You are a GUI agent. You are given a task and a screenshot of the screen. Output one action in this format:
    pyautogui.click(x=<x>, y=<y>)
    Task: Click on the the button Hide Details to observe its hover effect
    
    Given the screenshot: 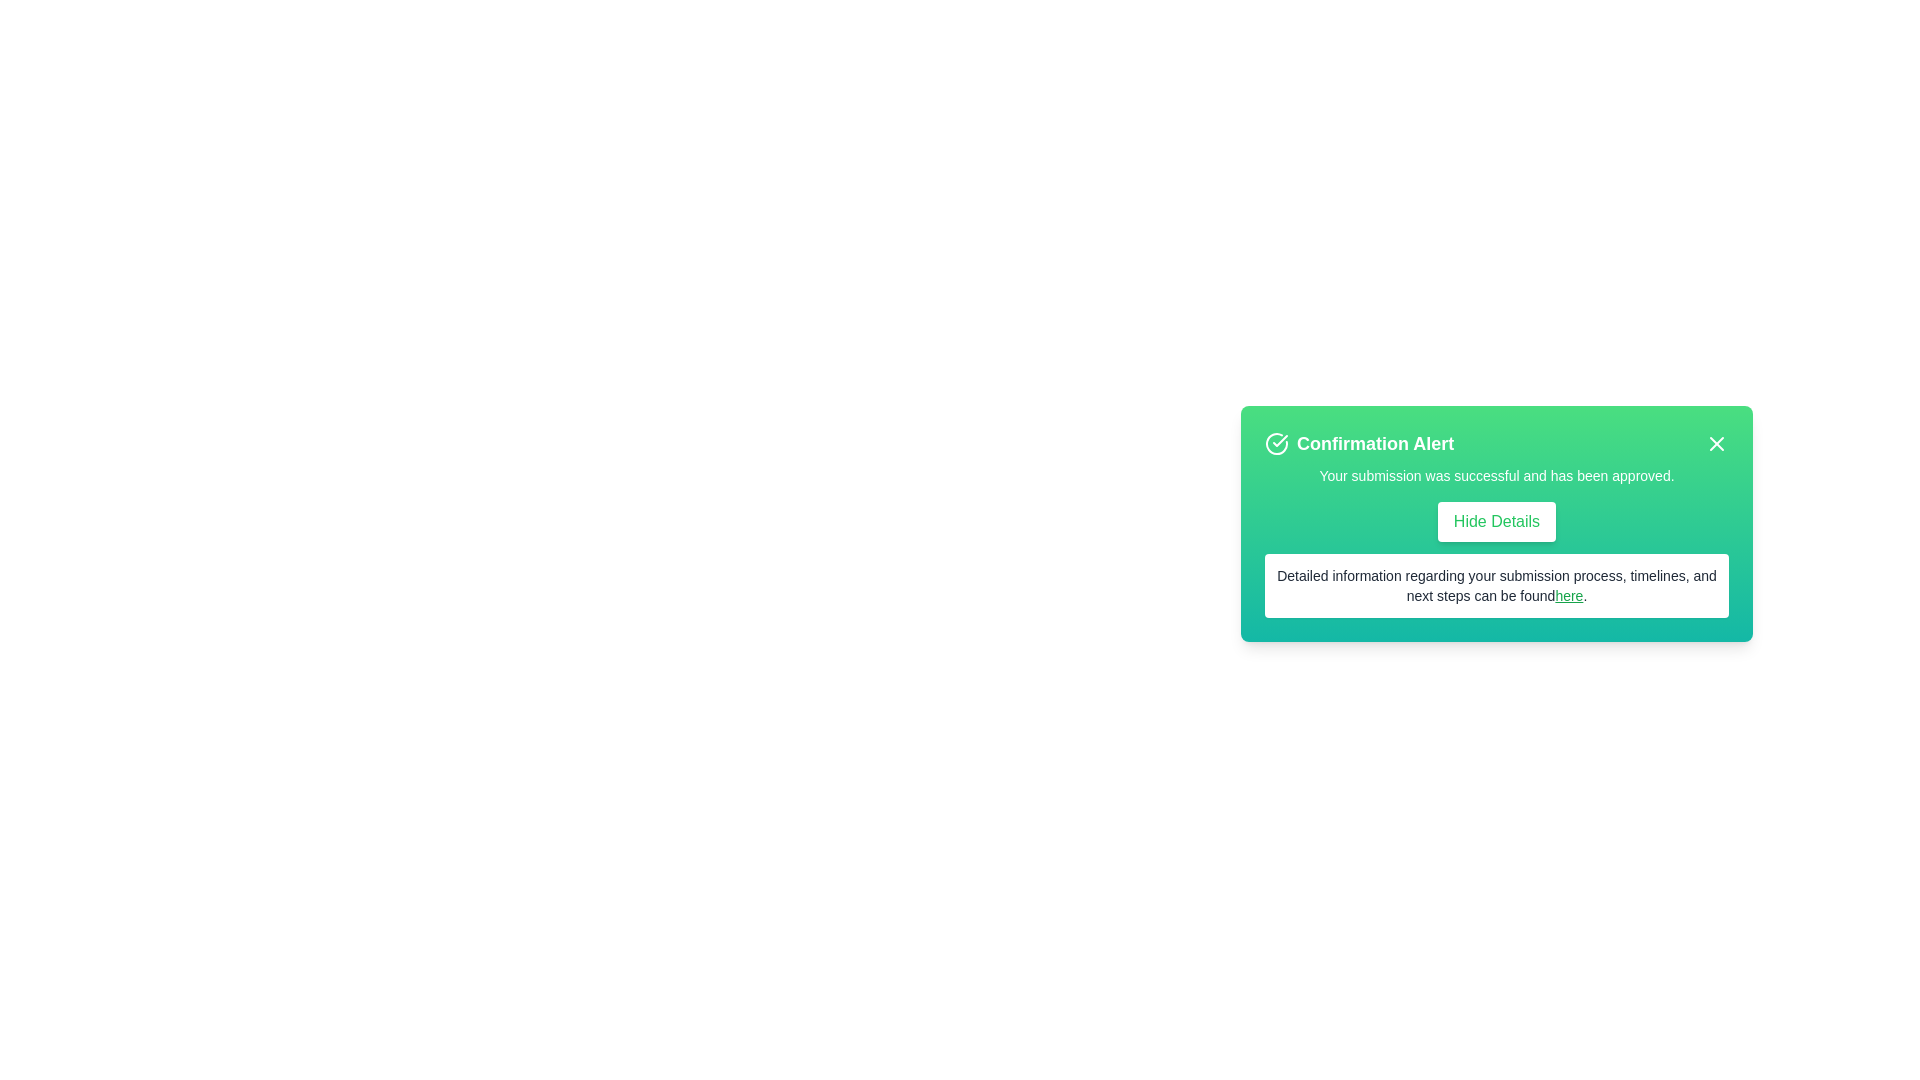 What is the action you would take?
    pyautogui.click(x=1497, y=520)
    